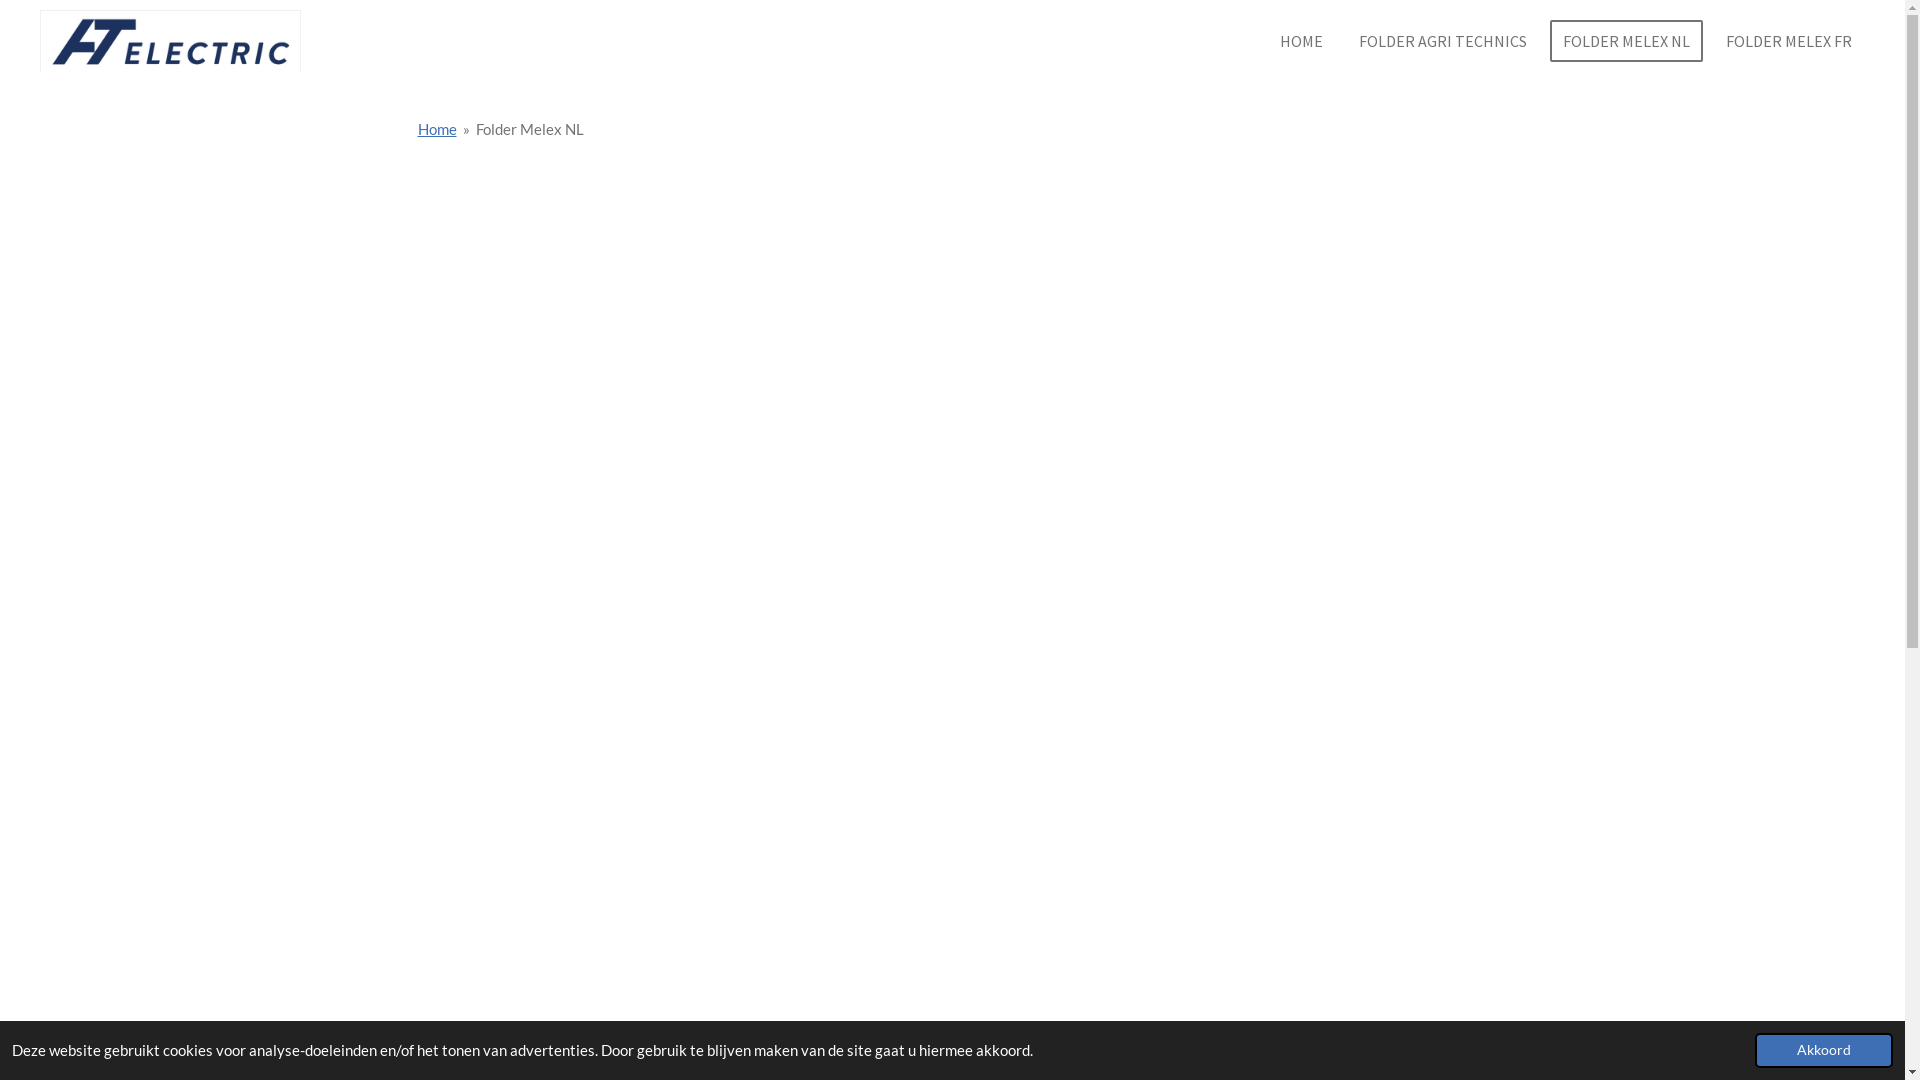  I want to click on 'Folder Melex NL', so click(474, 128).